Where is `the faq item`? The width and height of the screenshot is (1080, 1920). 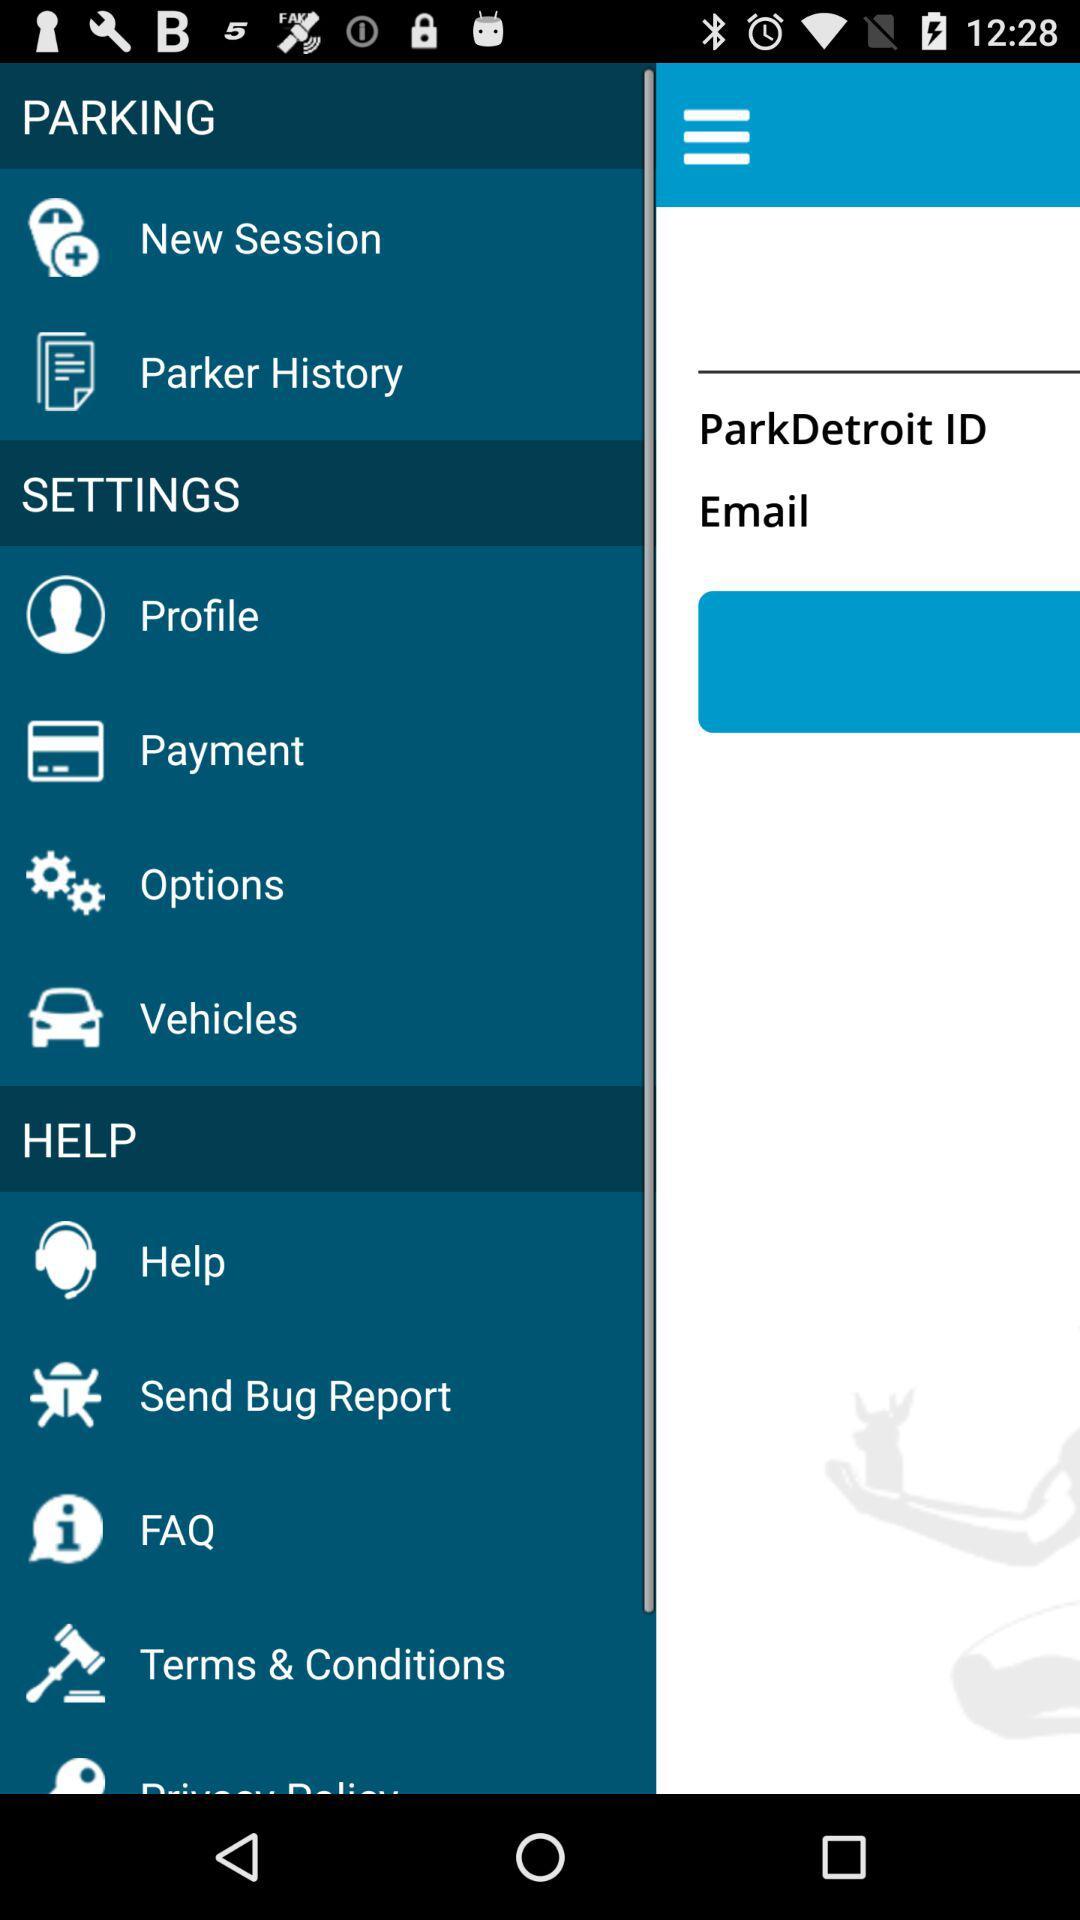 the faq item is located at coordinates (176, 1527).